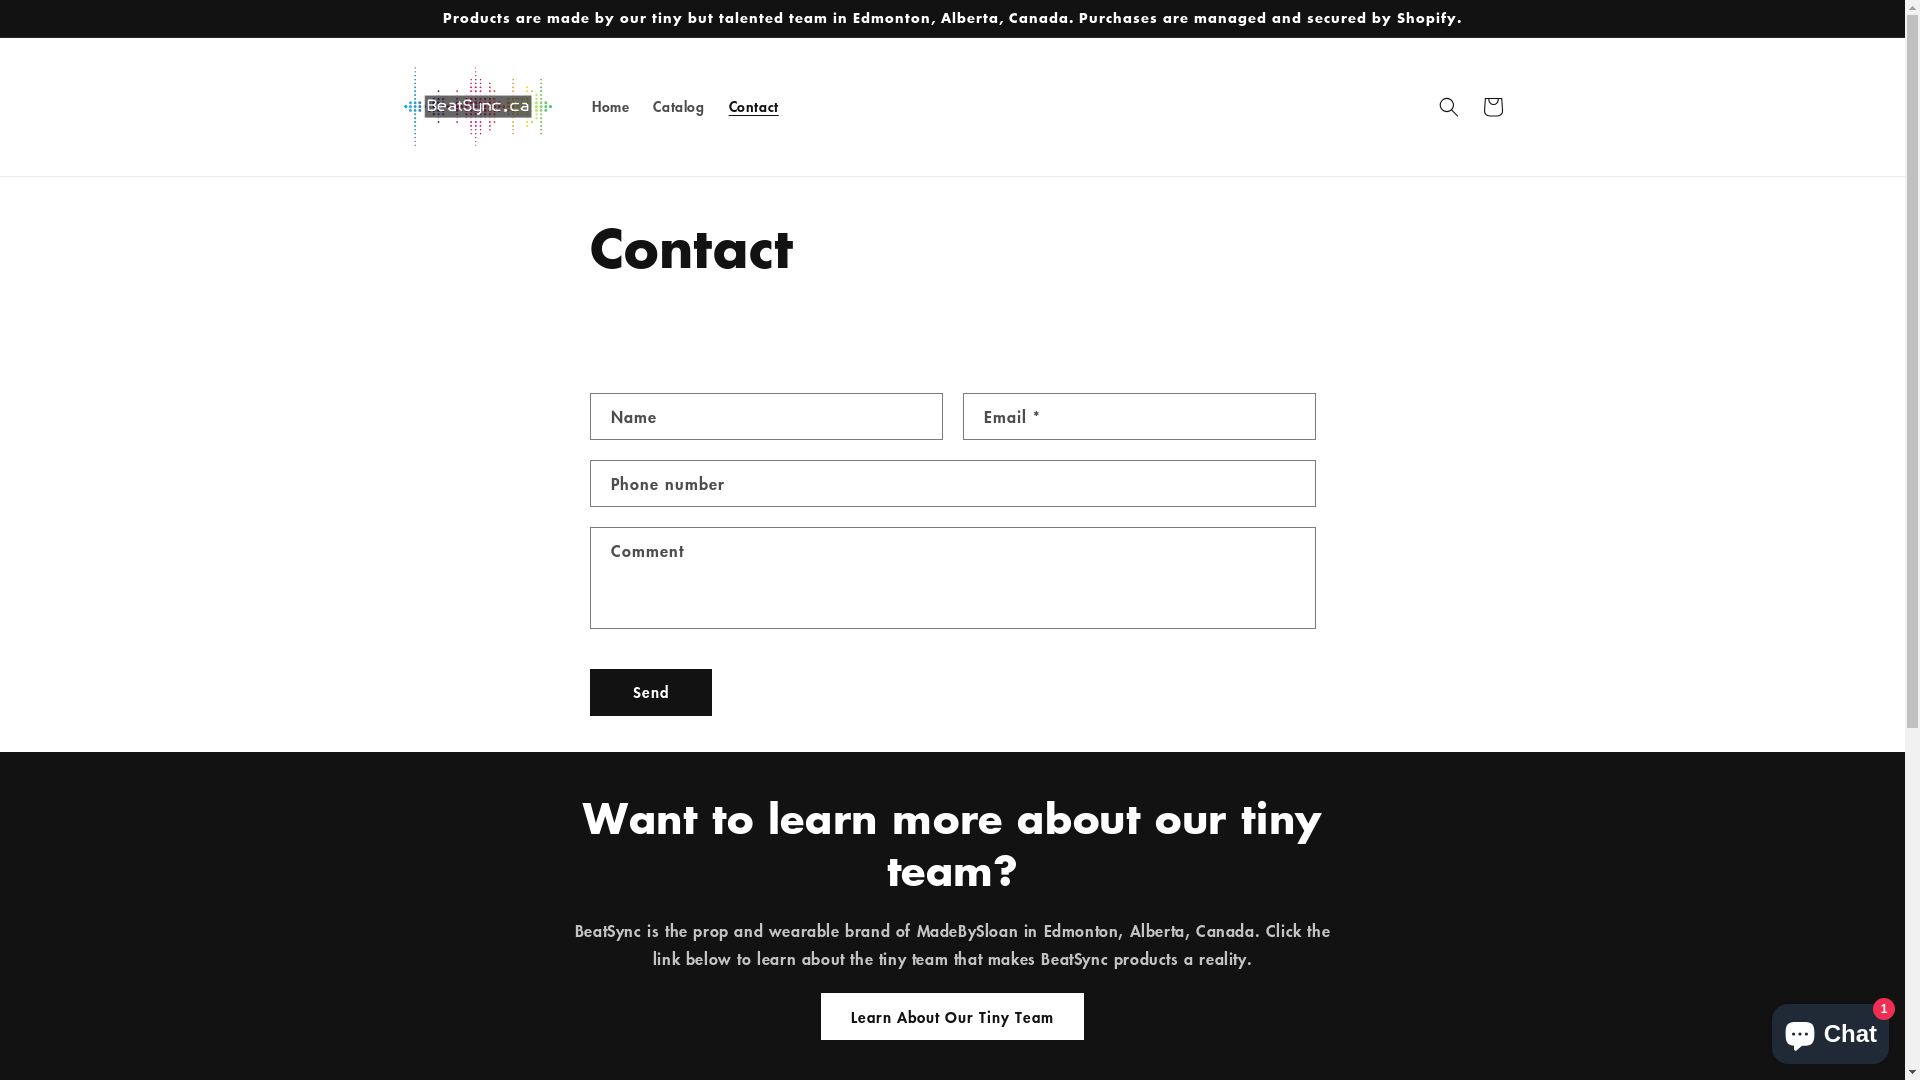 The width and height of the screenshot is (1920, 1080). I want to click on 'Shopify online store chat', so click(1830, 1029).